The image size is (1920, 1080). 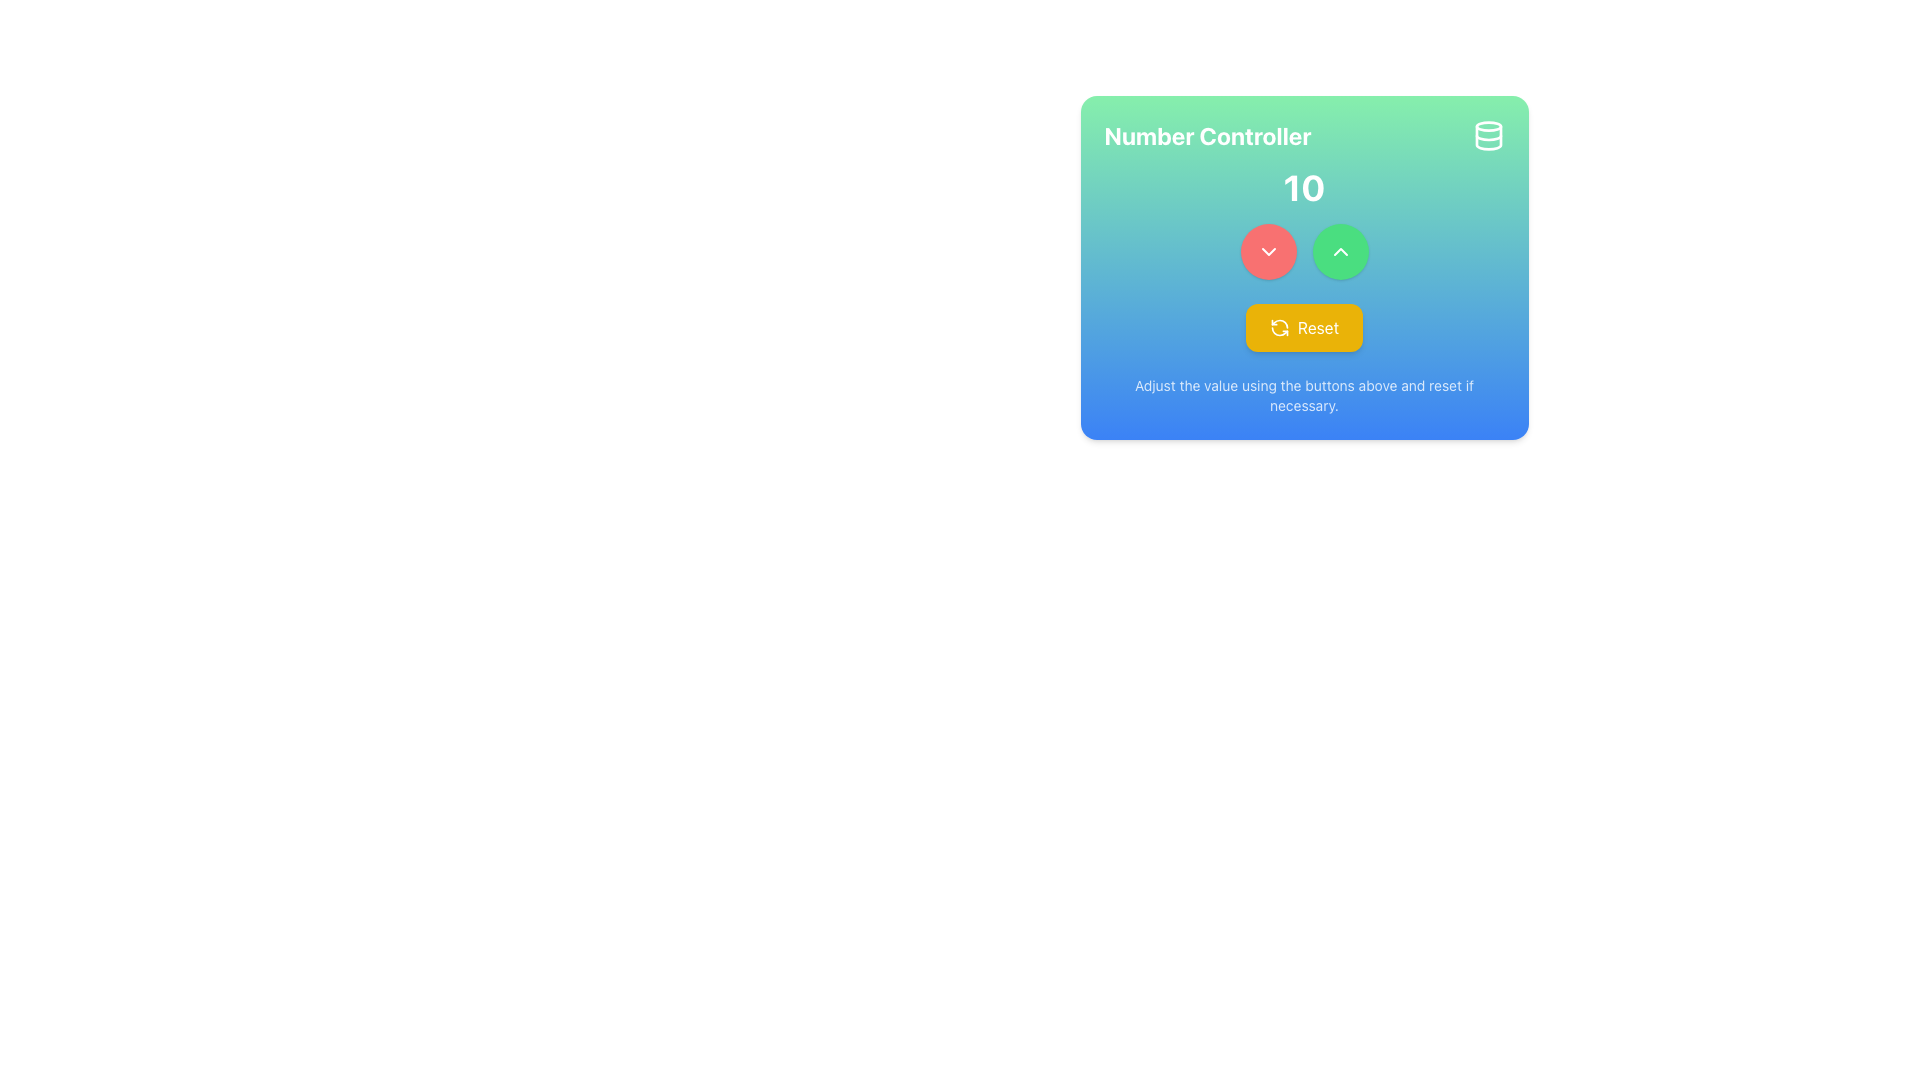 What do you see at coordinates (1278, 326) in the screenshot?
I see `the 'Reset' button, which features a circular refresh icon on the left` at bounding box center [1278, 326].